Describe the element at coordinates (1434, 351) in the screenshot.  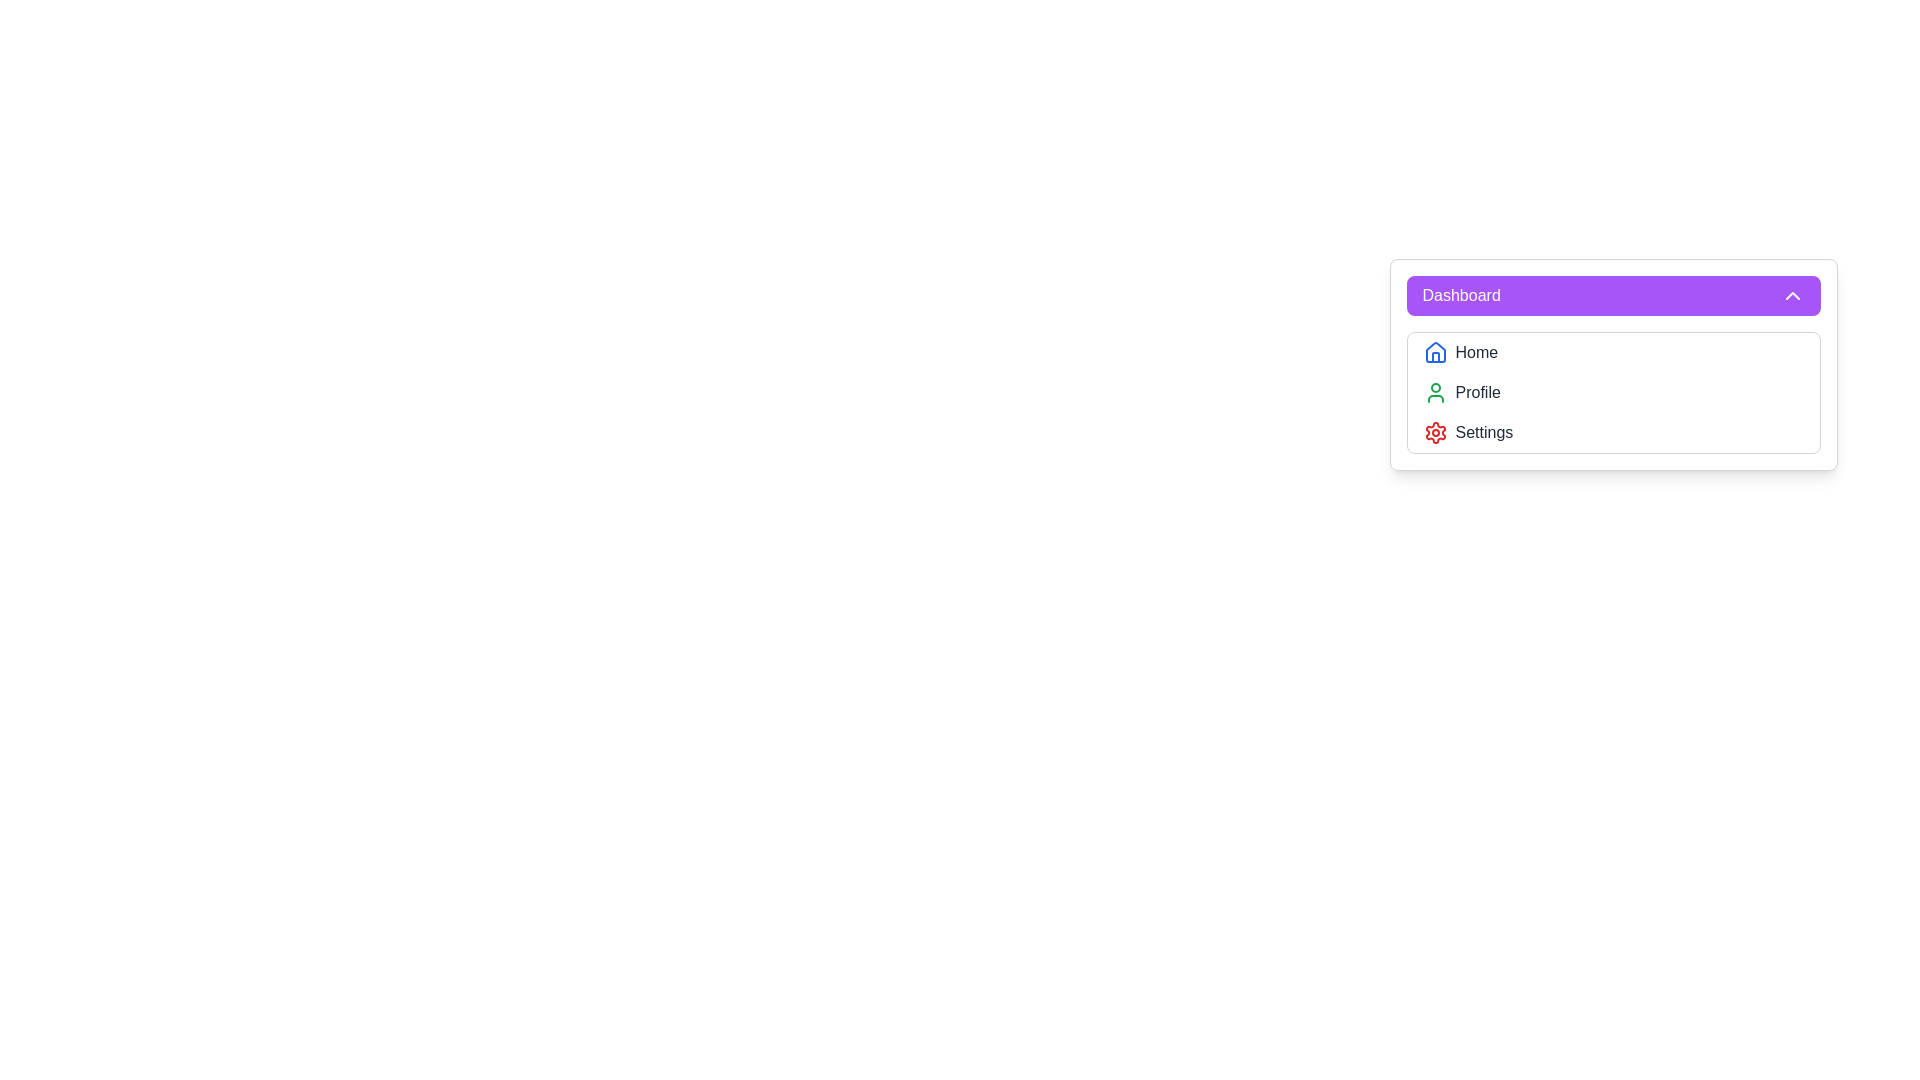
I see `the 'Home' icon in the dropdown menu under the 'Dashboard' heading, which is the first icon in a vertical list of three items` at that location.